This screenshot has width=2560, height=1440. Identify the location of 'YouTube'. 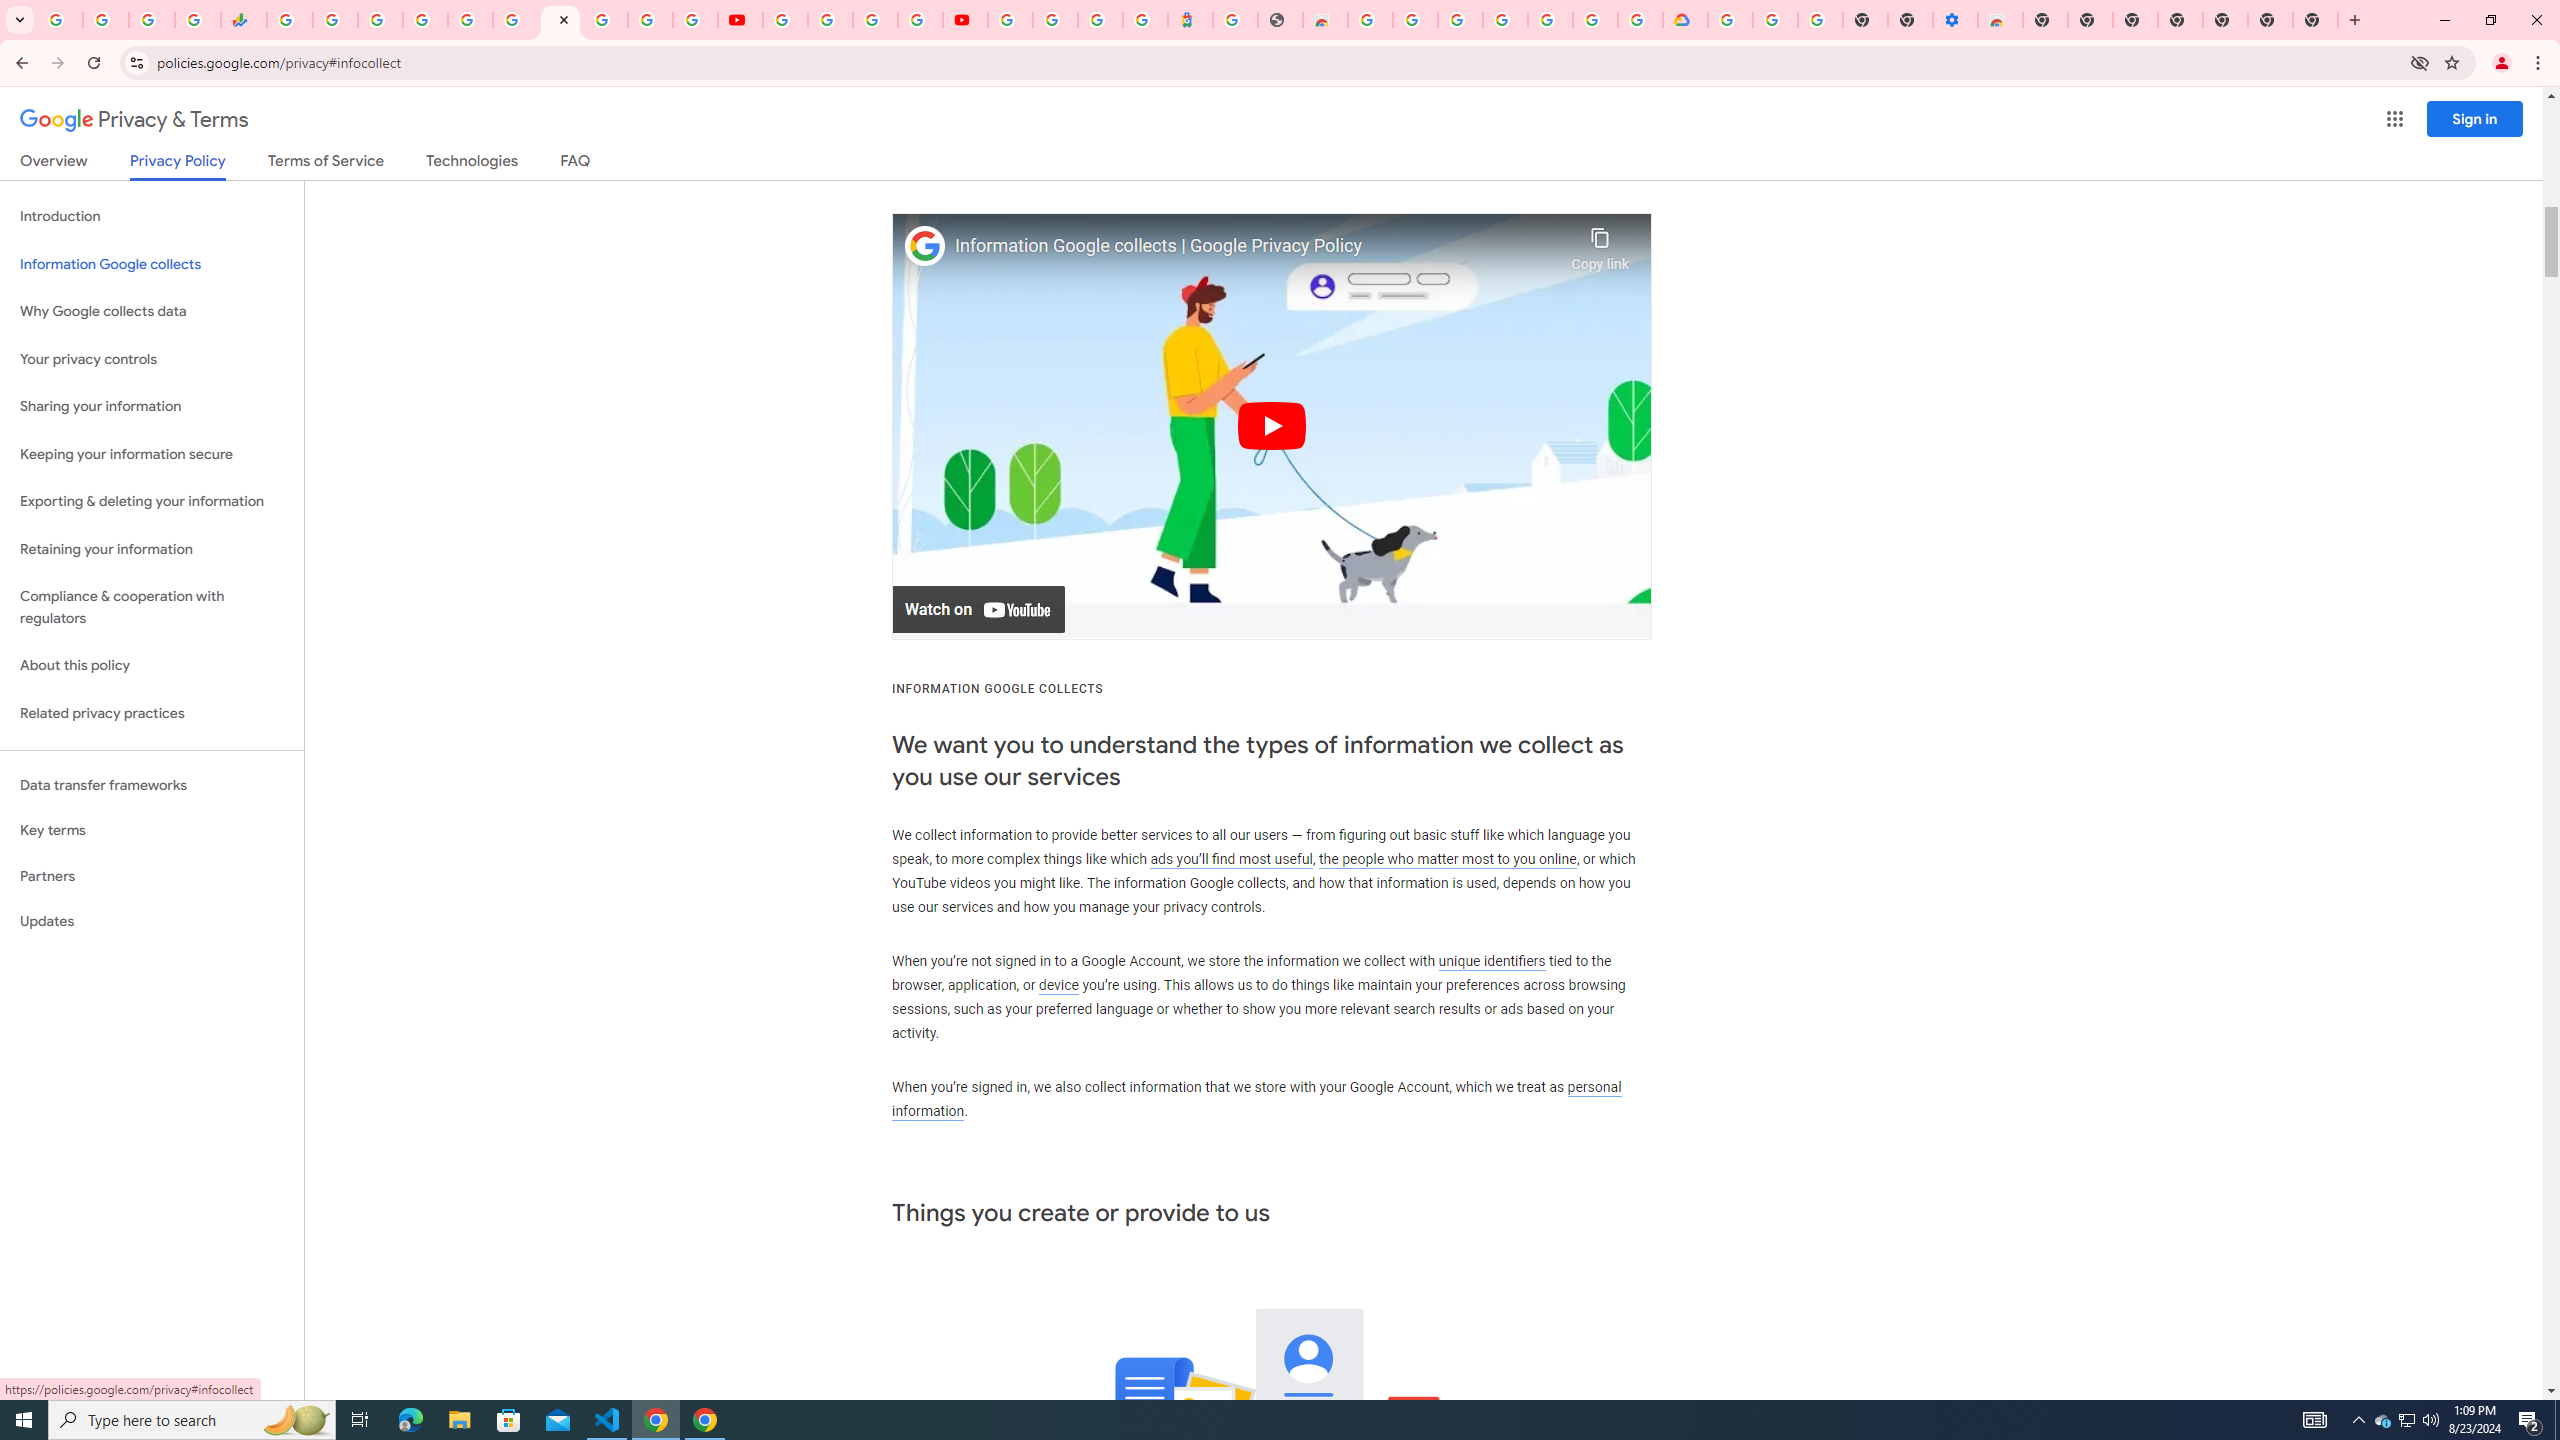
(741, 19).